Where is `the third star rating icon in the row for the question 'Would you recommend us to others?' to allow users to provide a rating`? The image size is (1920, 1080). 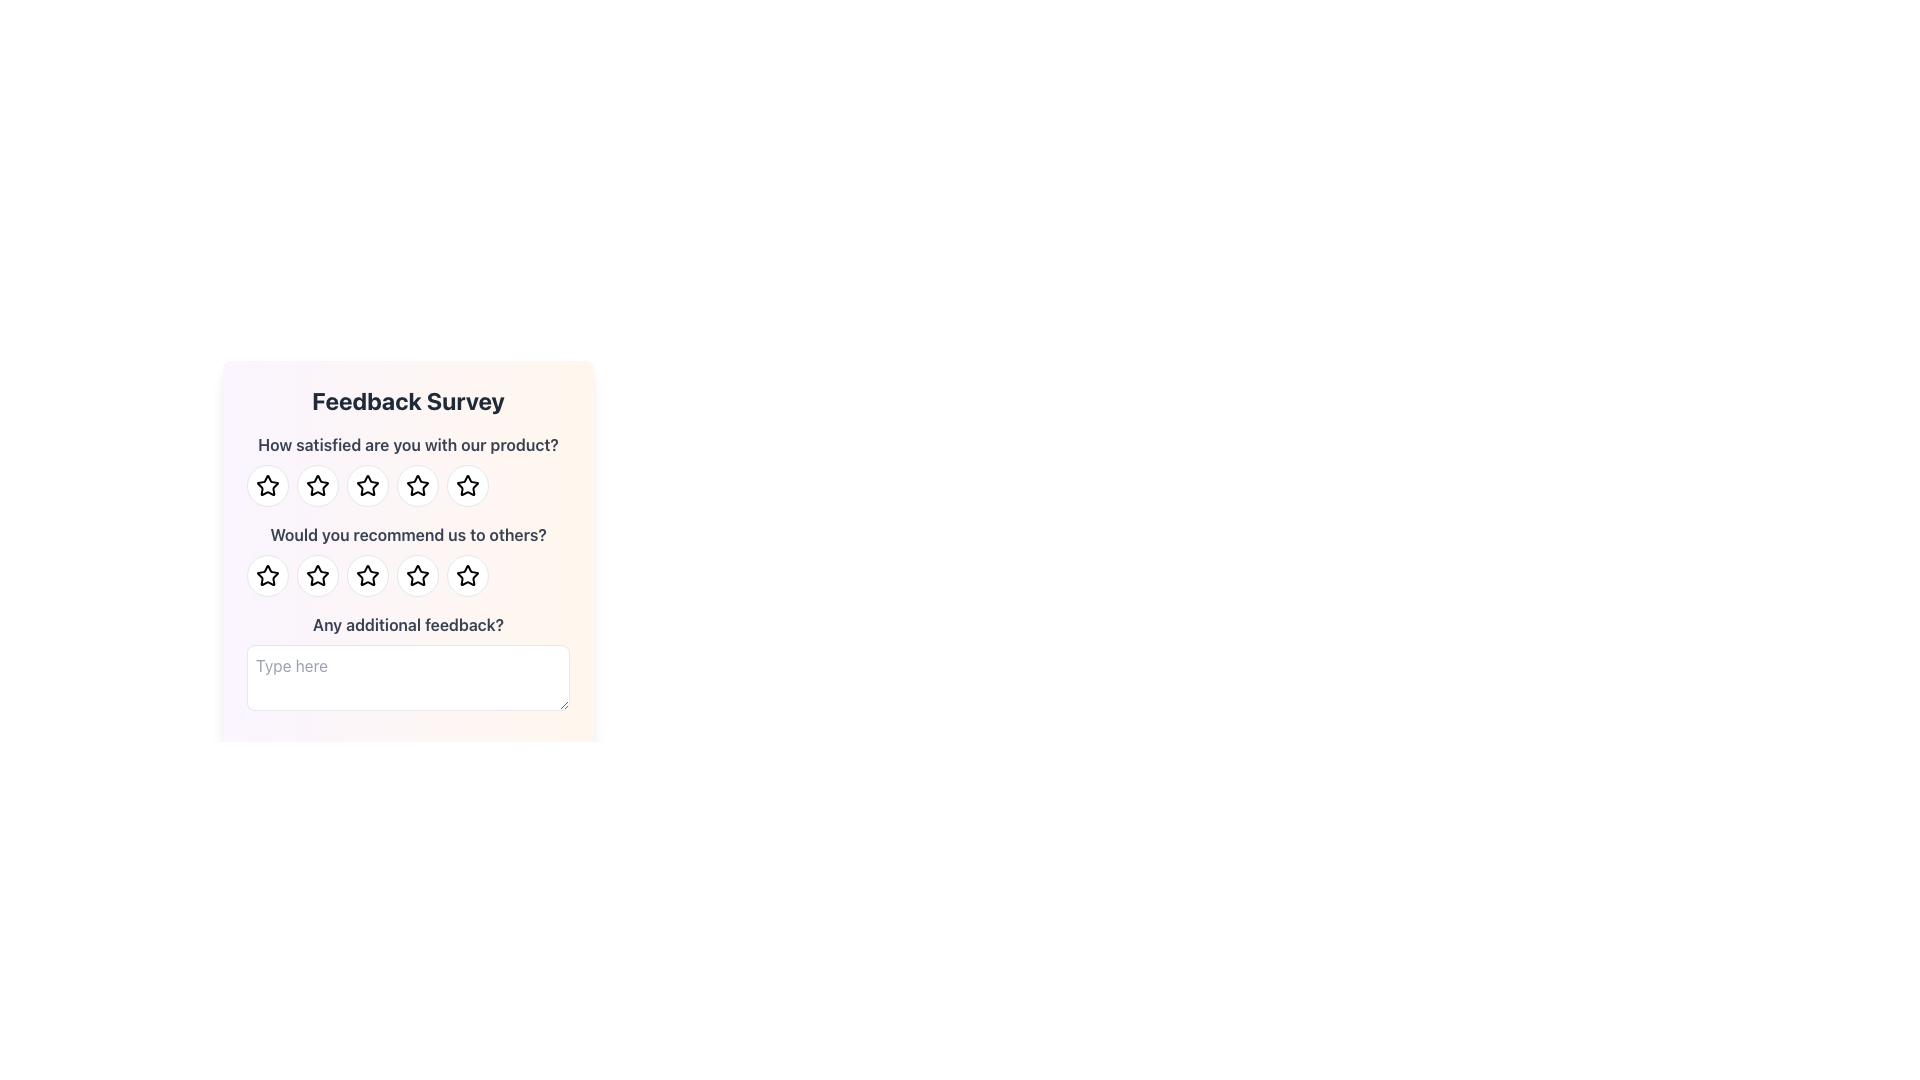 the third star rating icon in the row for the question 'Would you recommend us to others?' to allow users to provide a rating is located at coordinates (466, 575).